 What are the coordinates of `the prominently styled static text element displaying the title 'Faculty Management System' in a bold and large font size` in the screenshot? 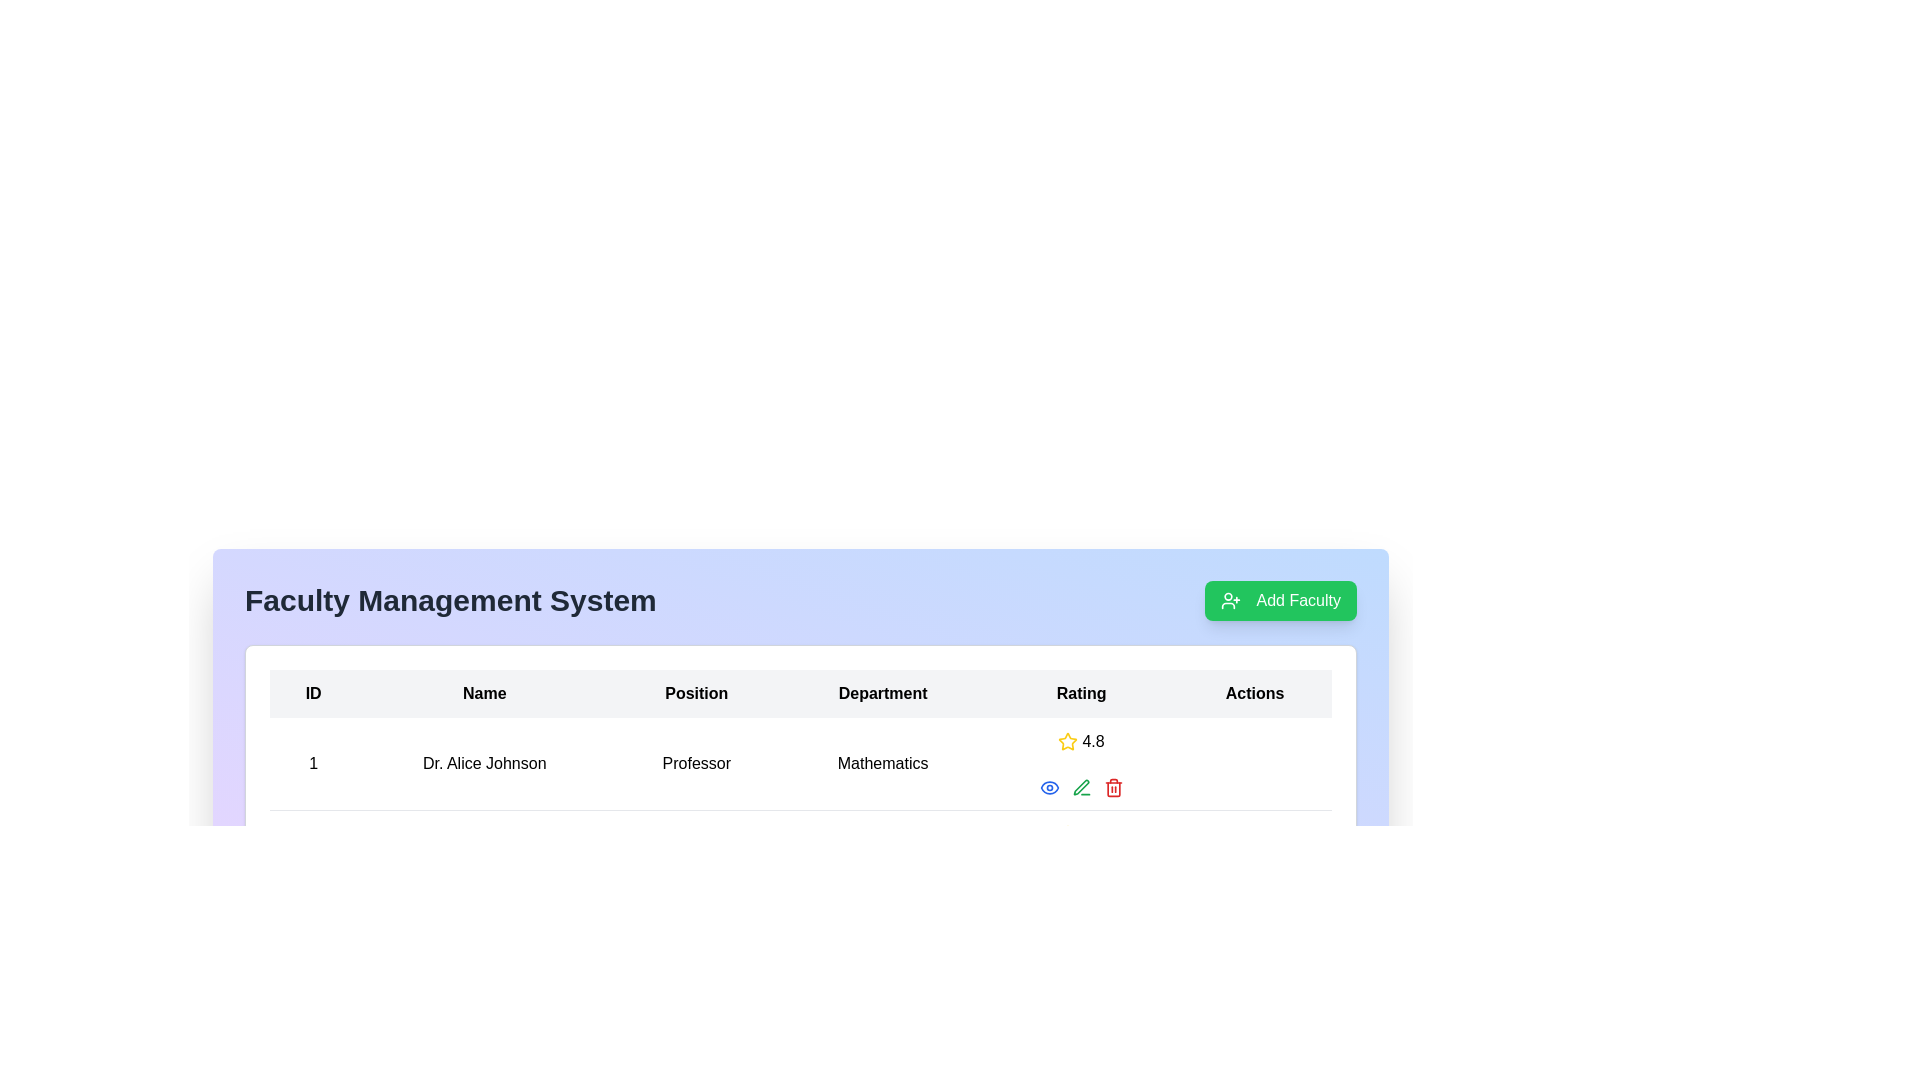 It's located at (449, 600).